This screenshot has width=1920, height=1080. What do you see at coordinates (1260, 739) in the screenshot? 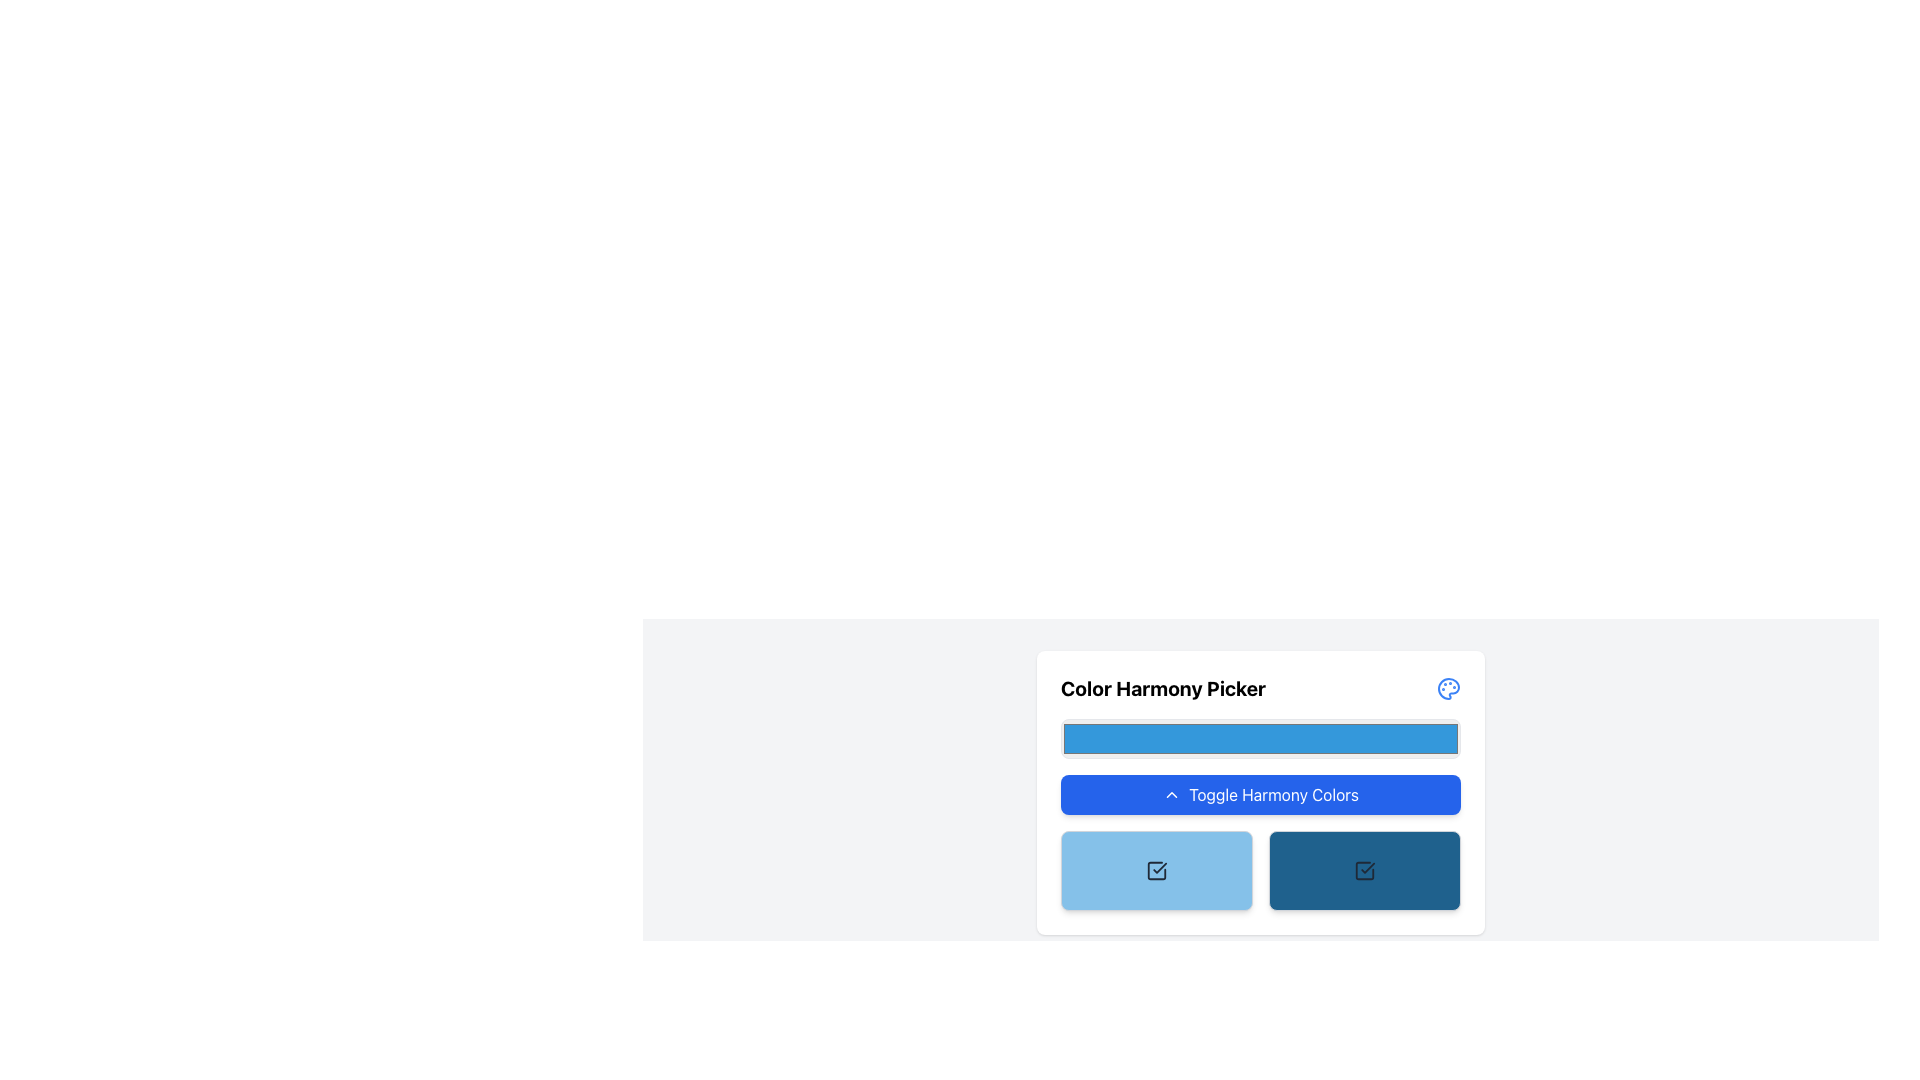
I see `the Color Picker Input element, which displays a blue background for the selected color, located below the 'Color Harmony Picker' title and above the 'Toggle Harmony Colors' button` at bounding box center [1260, 739].